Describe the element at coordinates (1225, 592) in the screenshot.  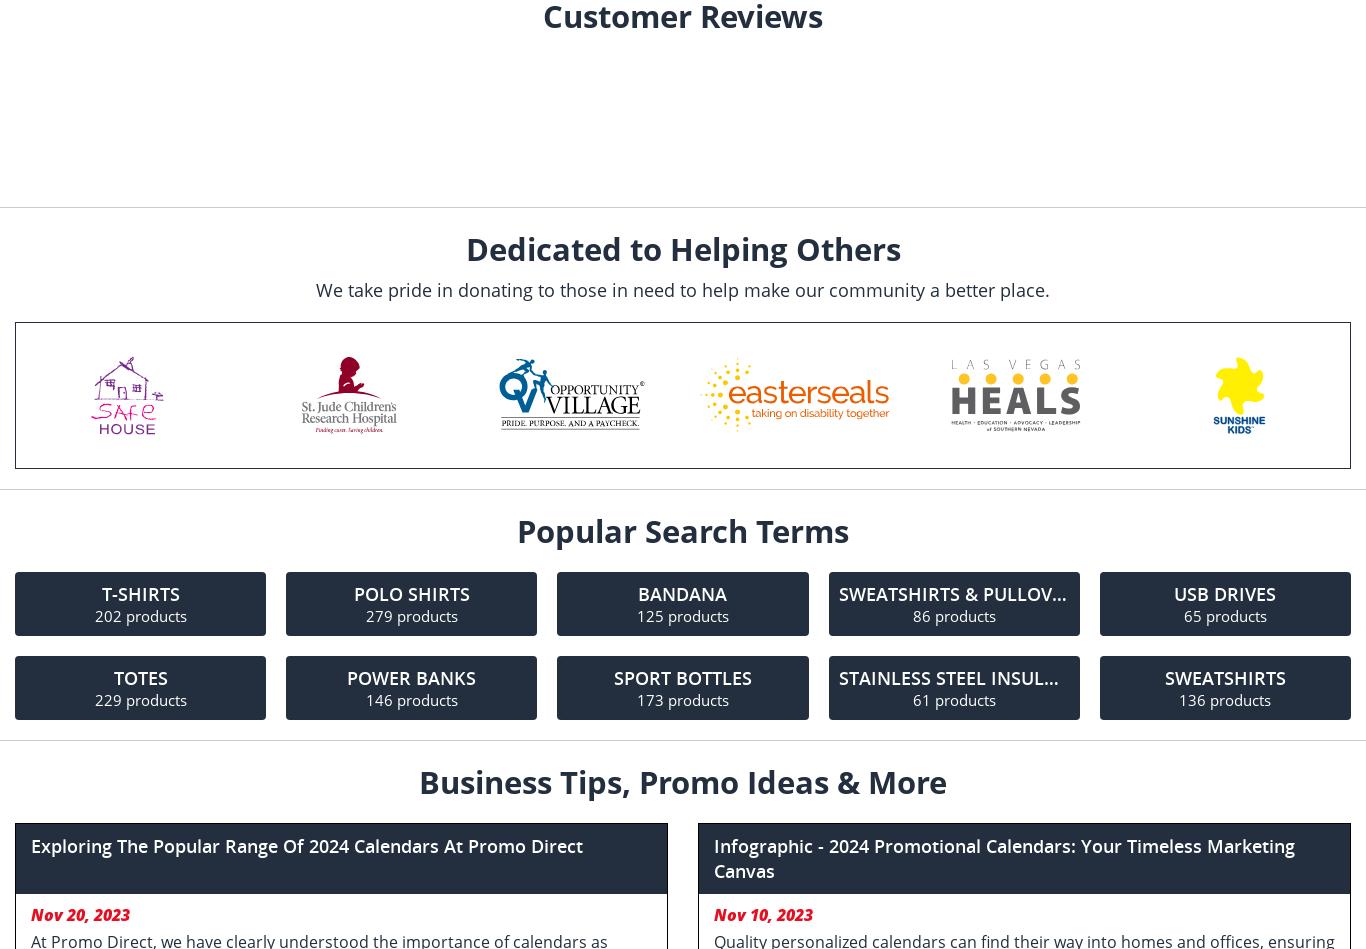
I see `'USB Drives'` at that location.